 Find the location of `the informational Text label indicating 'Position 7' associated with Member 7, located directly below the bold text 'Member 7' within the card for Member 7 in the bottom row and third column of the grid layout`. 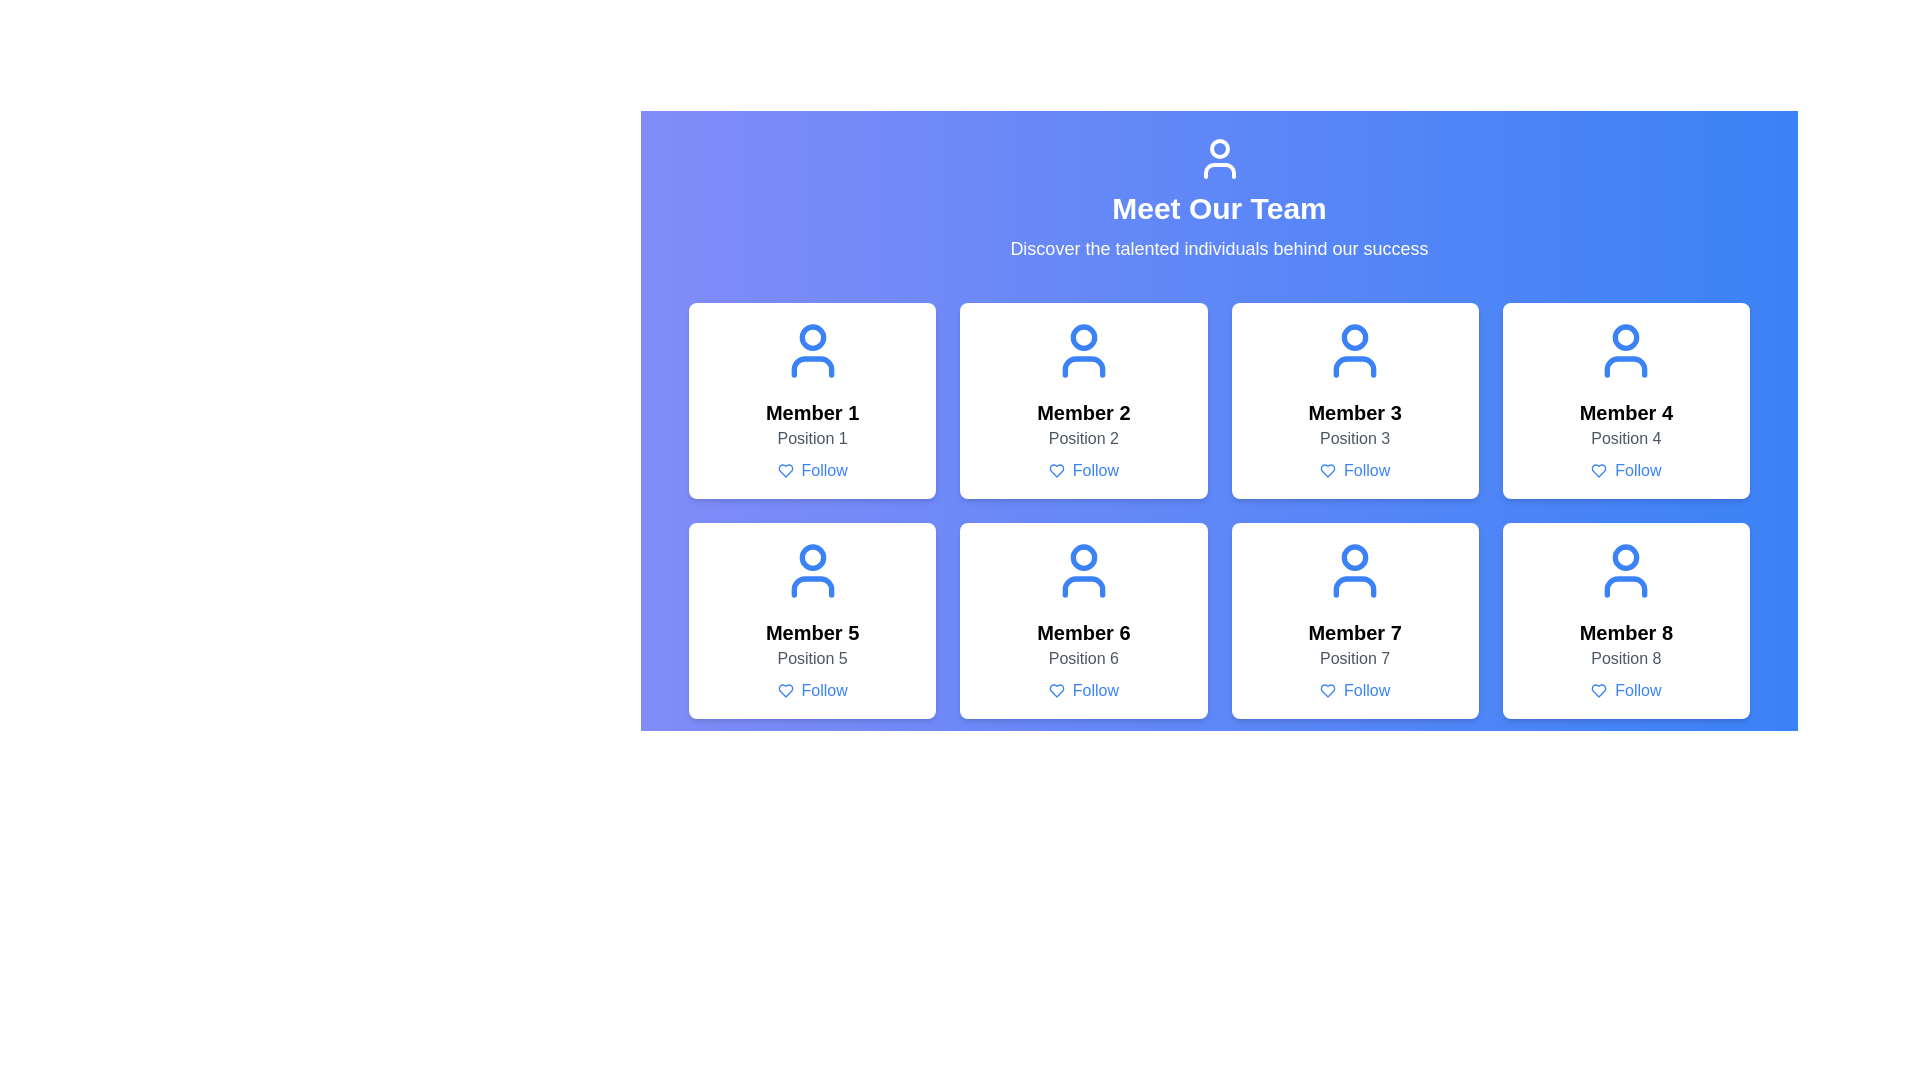

the informational Text label indicating 'Position 7' associated with Member 7, located directly below the bold text 'Member 7' within the card for Member 7 in the bottom row and third column of the grid layout is located at coordinates (1355, 659).